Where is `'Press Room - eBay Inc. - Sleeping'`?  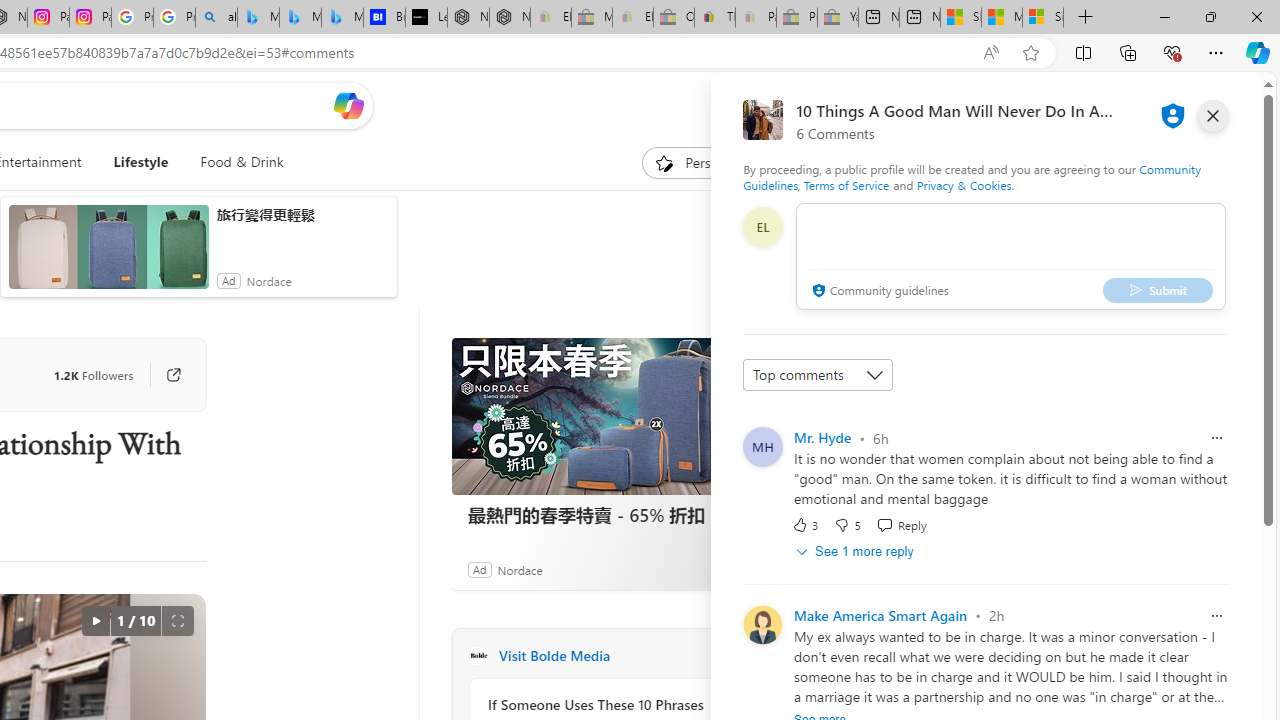 'Press Room - eBay Inc. - Sleeping' is located at coordinates (795, 17).